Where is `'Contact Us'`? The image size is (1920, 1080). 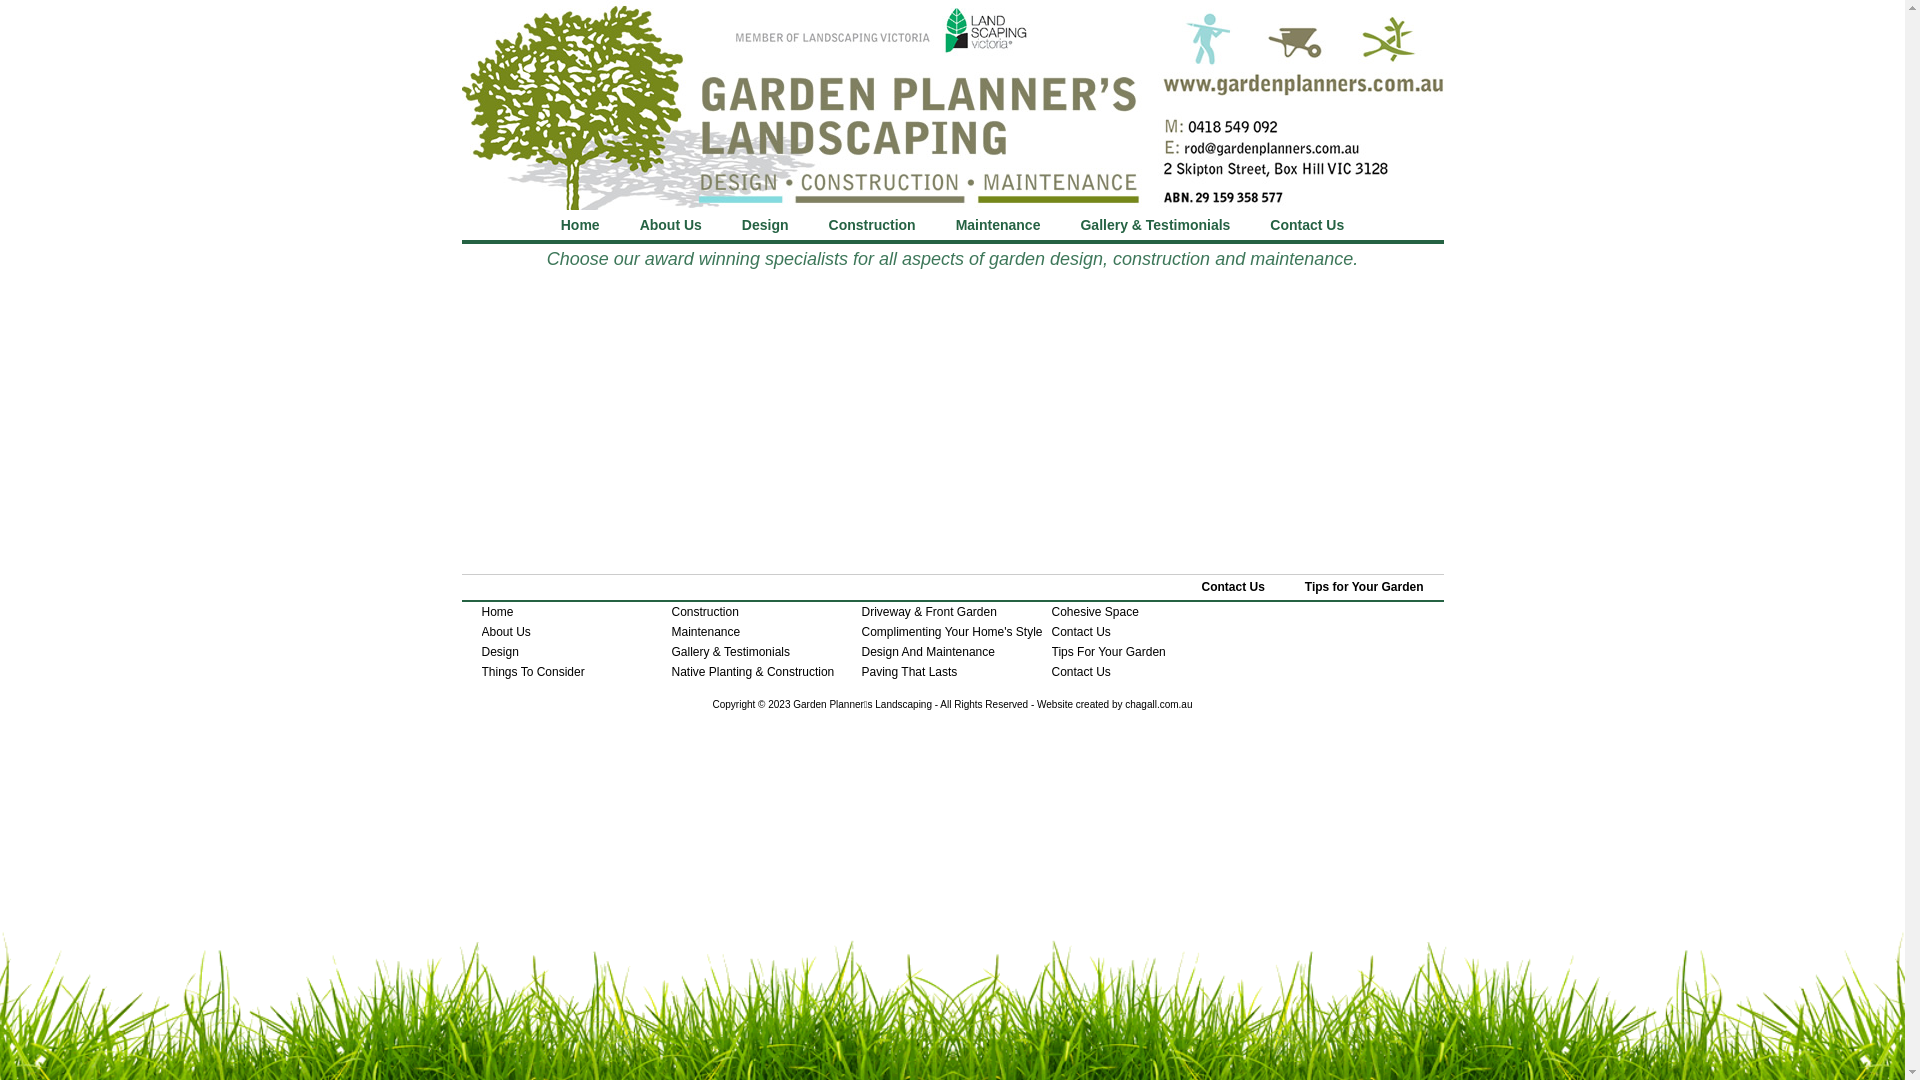 'Contact Us' is located at coordinates (1231, 586).